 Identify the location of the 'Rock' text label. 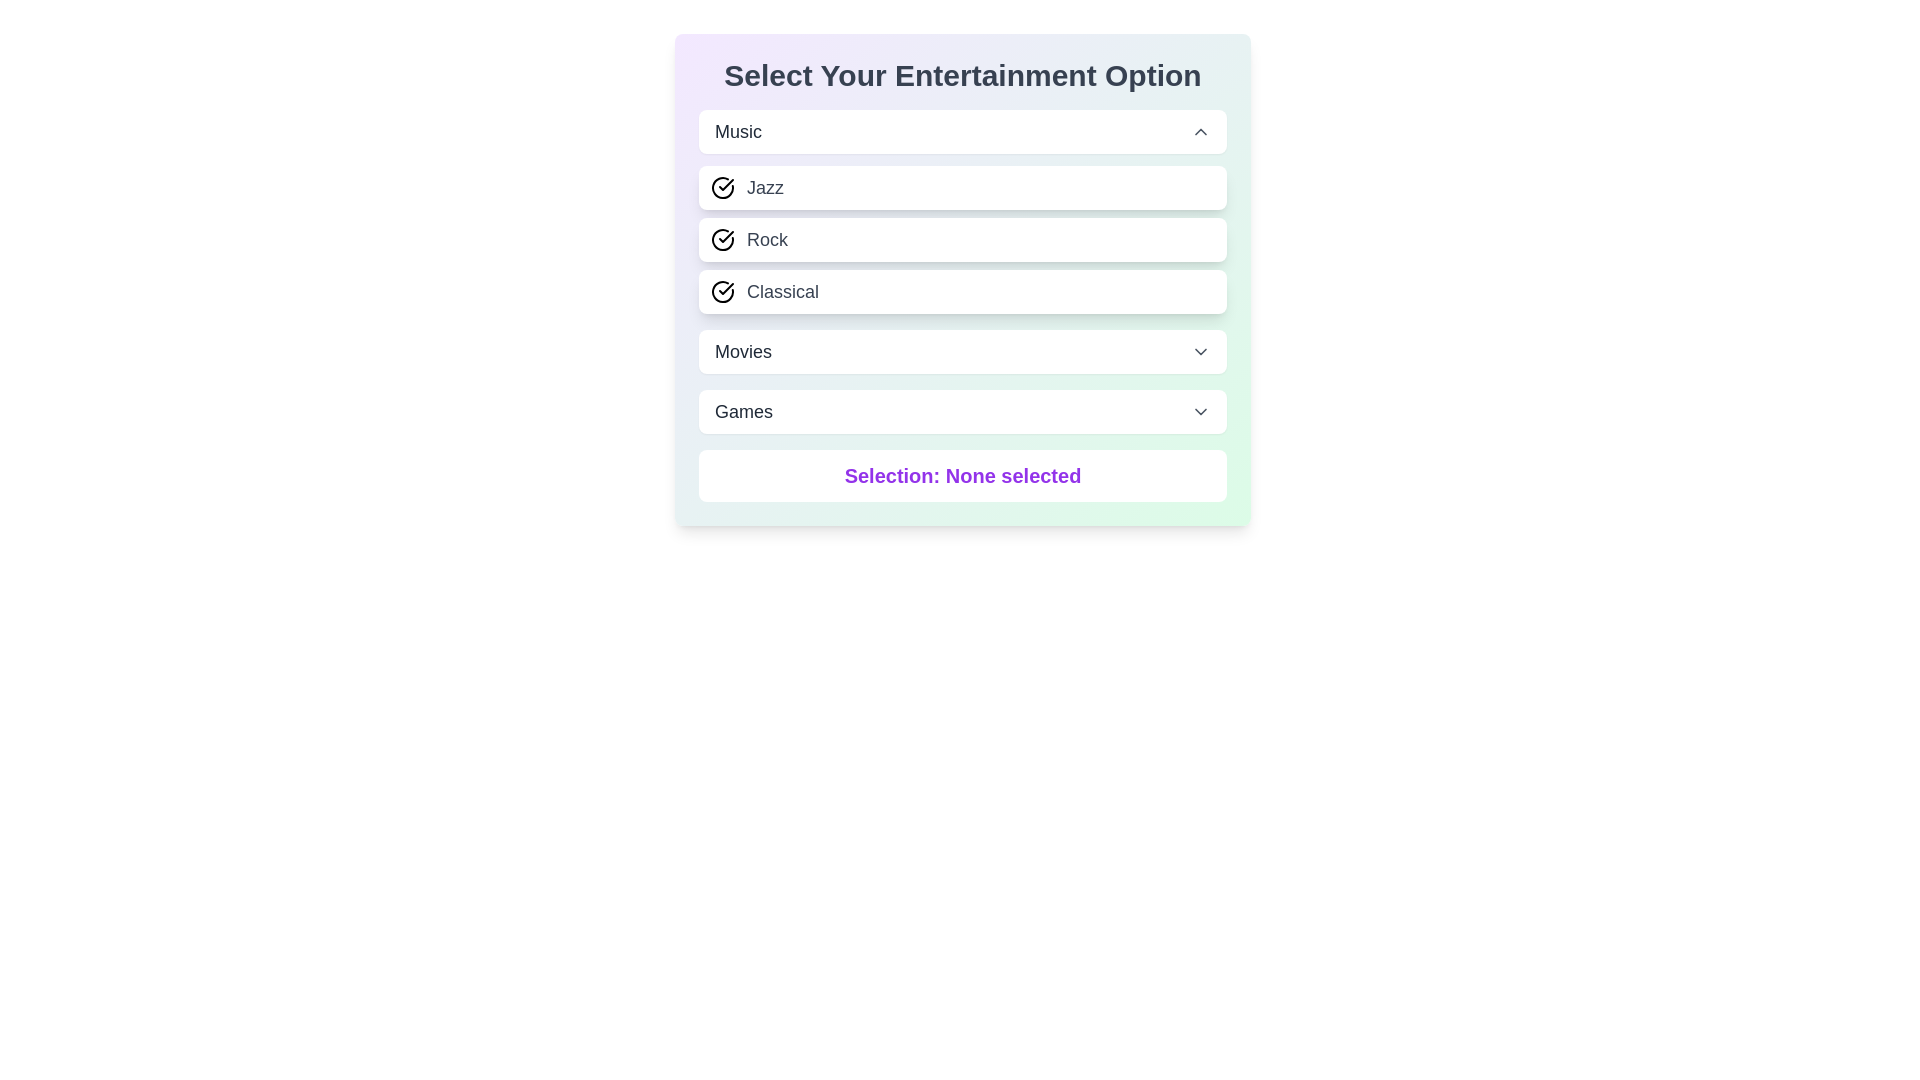
(766, 238).